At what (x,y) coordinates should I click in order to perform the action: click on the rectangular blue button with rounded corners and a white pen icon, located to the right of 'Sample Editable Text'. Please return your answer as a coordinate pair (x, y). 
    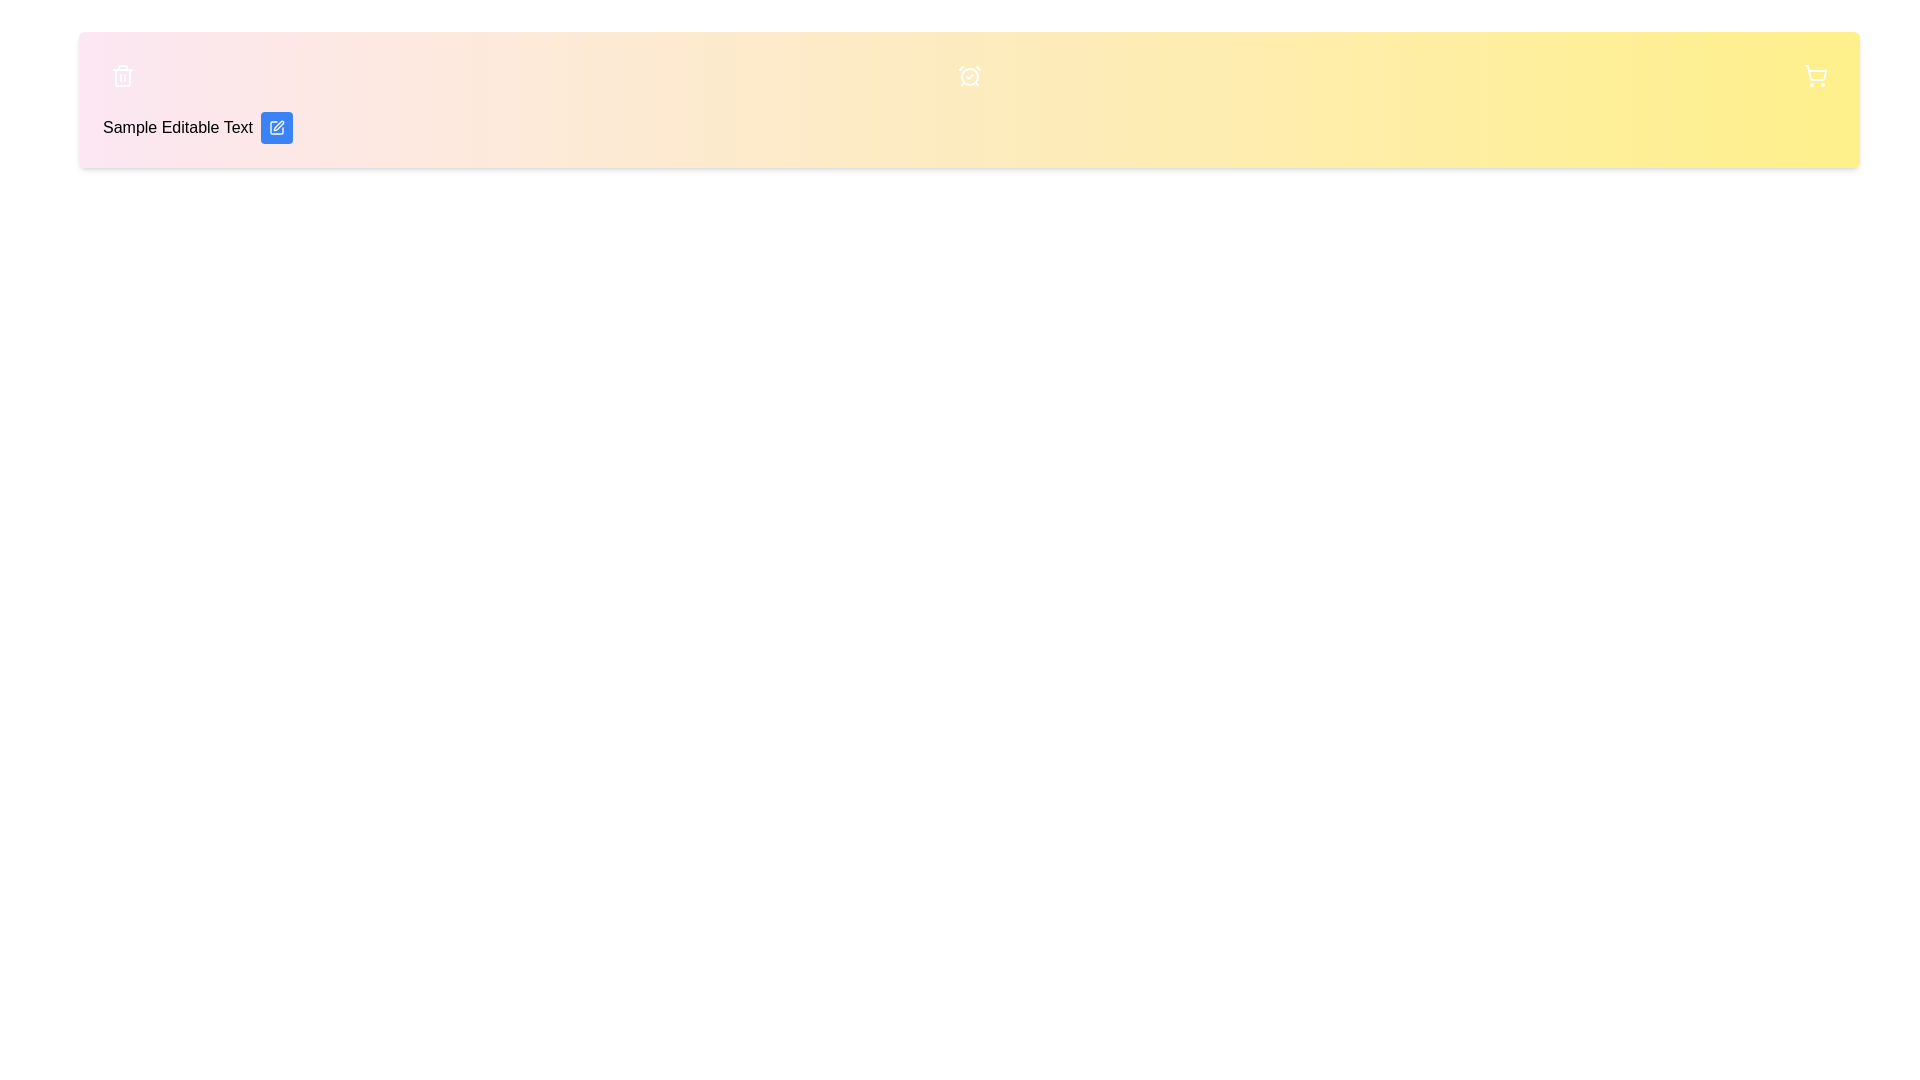
    Looking at the image, I should click on (276, 127).